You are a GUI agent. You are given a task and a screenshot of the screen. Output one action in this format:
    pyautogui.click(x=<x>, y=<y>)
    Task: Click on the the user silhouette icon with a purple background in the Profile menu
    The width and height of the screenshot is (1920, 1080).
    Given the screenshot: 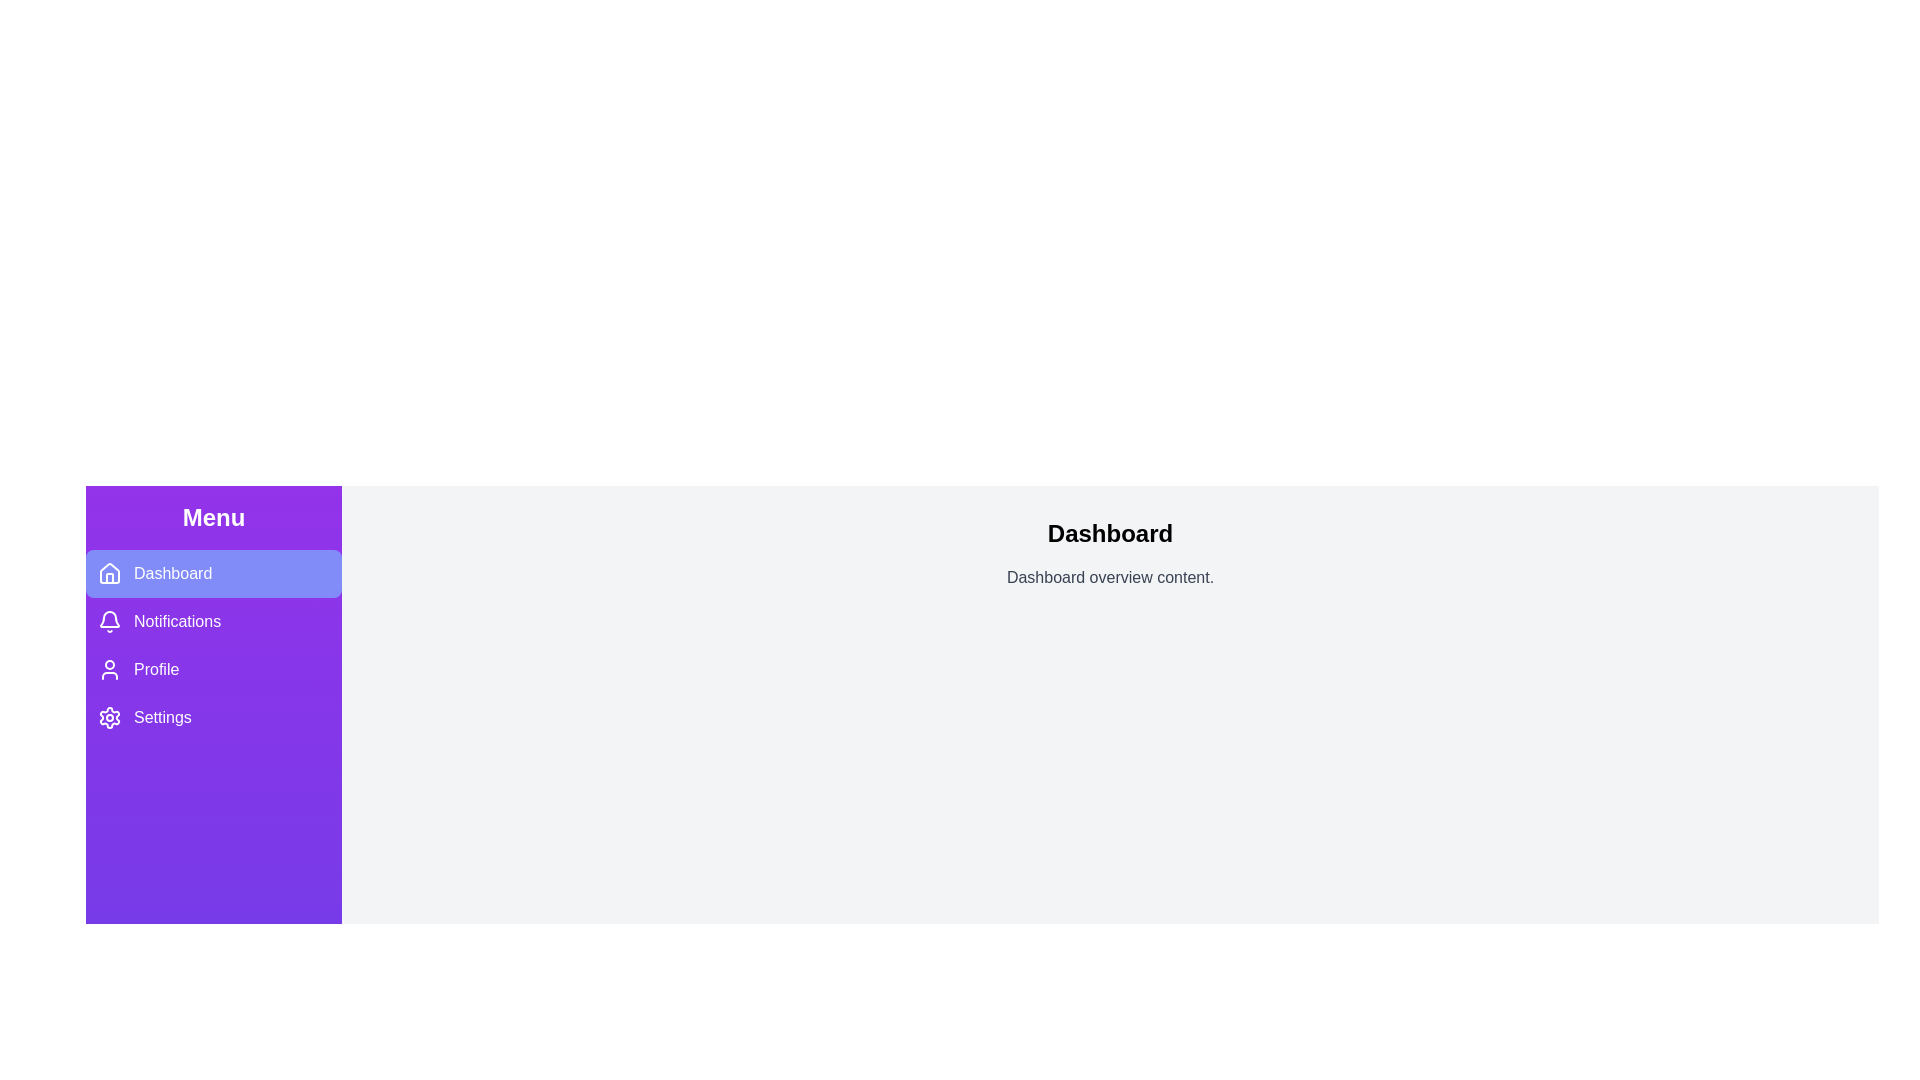 What is the action you would take?
    pyautogui.click(x=109, y=670)
    